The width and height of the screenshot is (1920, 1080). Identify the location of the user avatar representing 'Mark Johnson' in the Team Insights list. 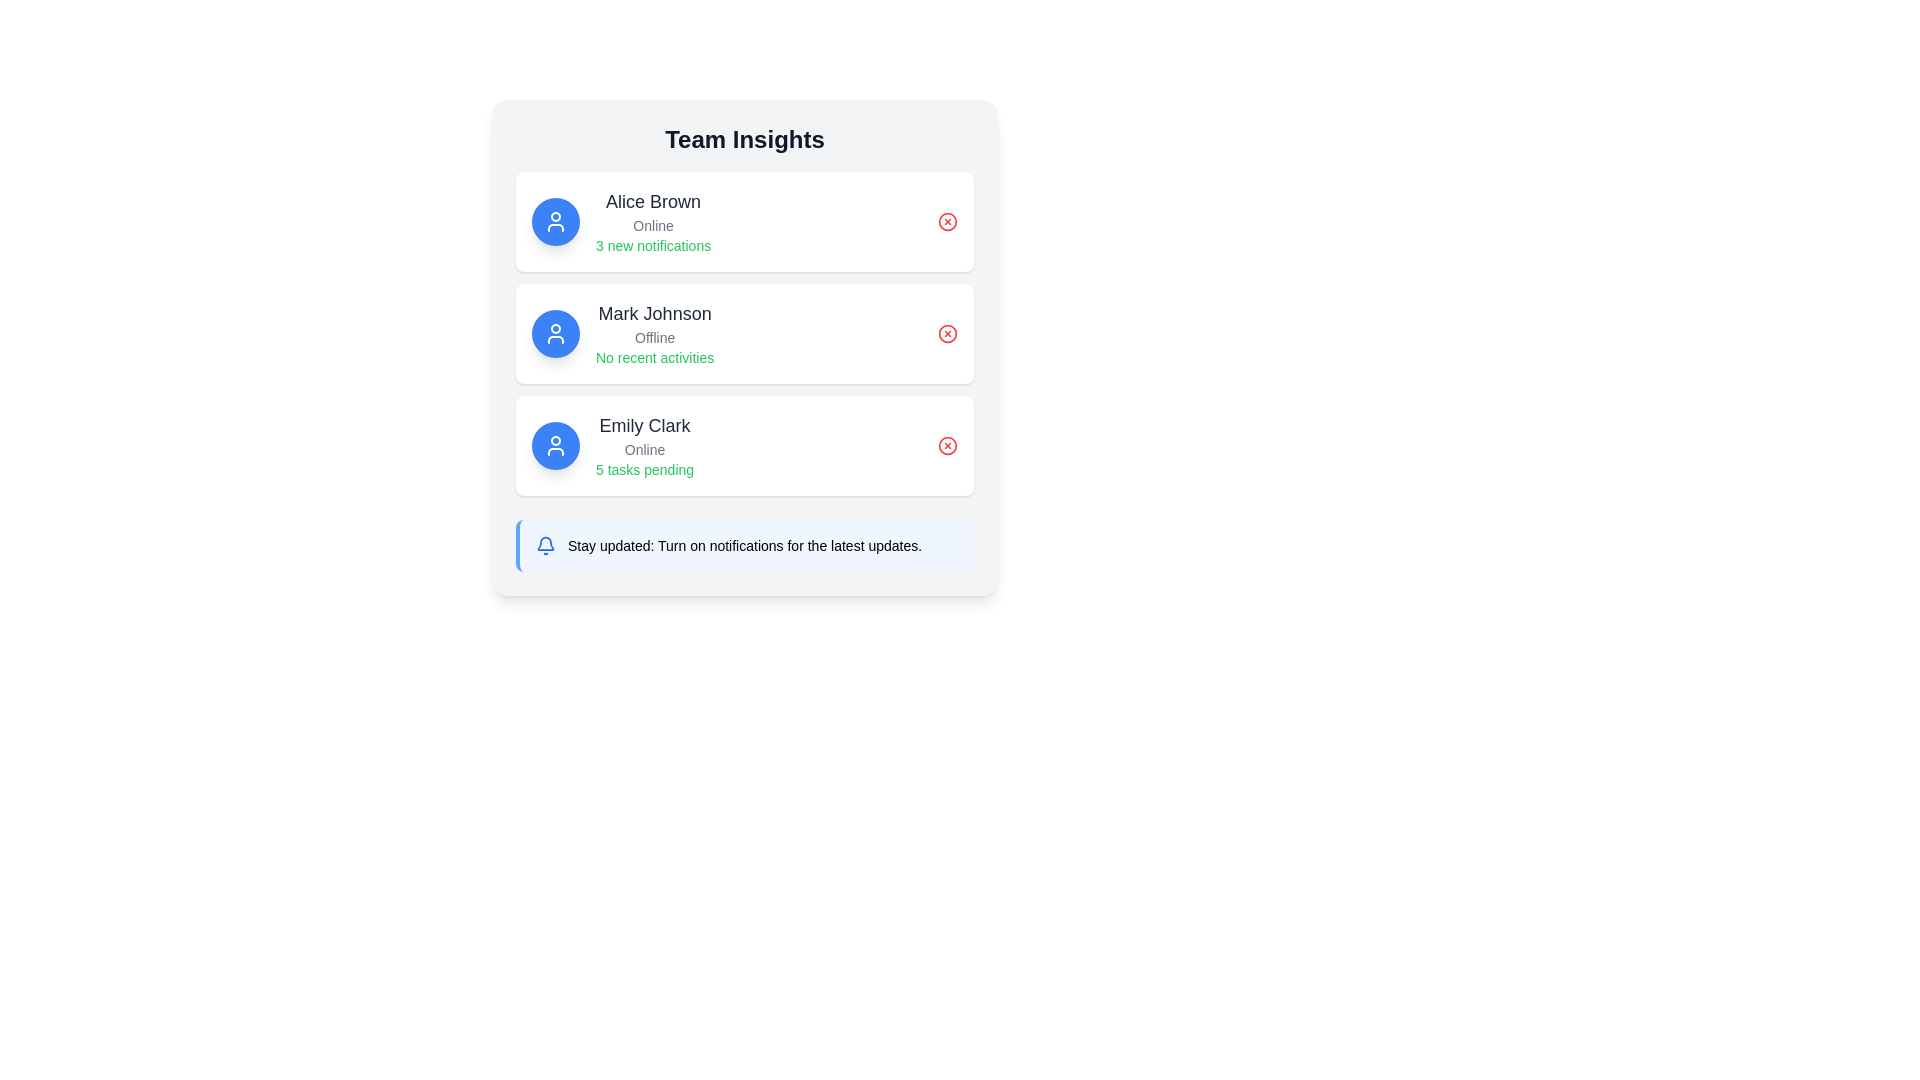
(556, 333).